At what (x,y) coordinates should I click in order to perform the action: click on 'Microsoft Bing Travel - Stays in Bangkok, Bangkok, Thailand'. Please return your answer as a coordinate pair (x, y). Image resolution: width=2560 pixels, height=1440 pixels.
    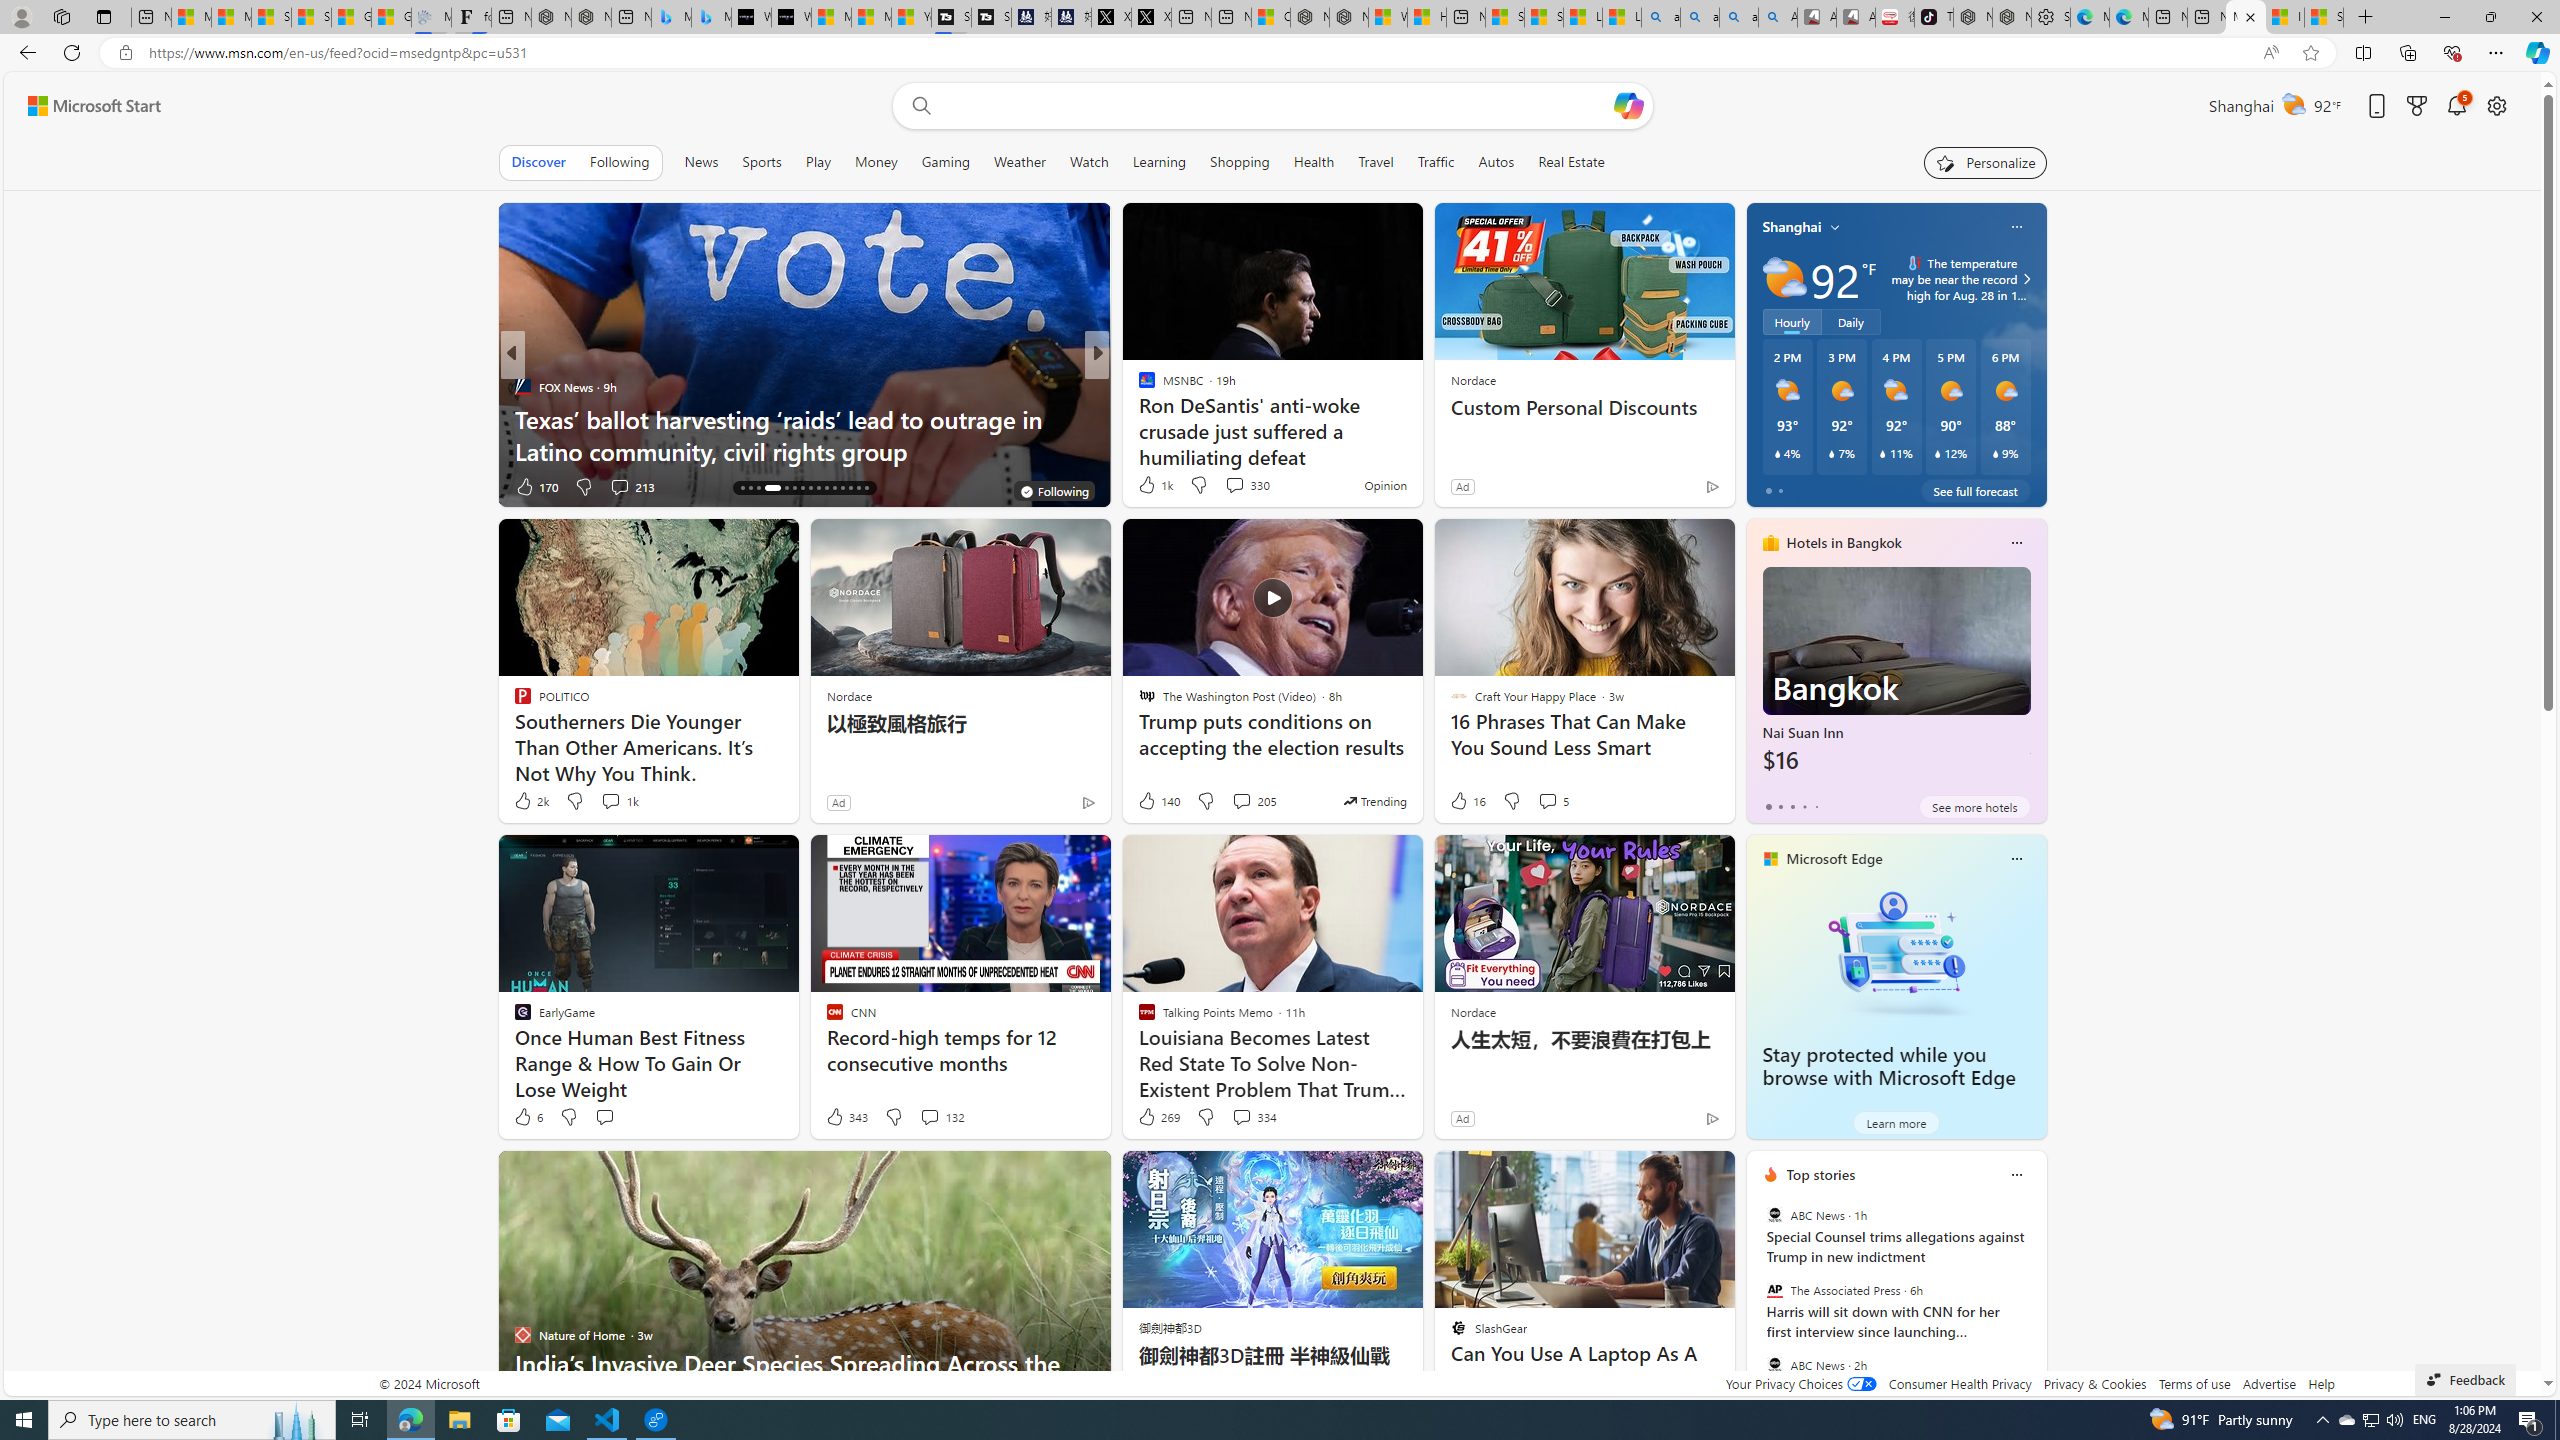
    Looking at the image, I should click on (669, 16).